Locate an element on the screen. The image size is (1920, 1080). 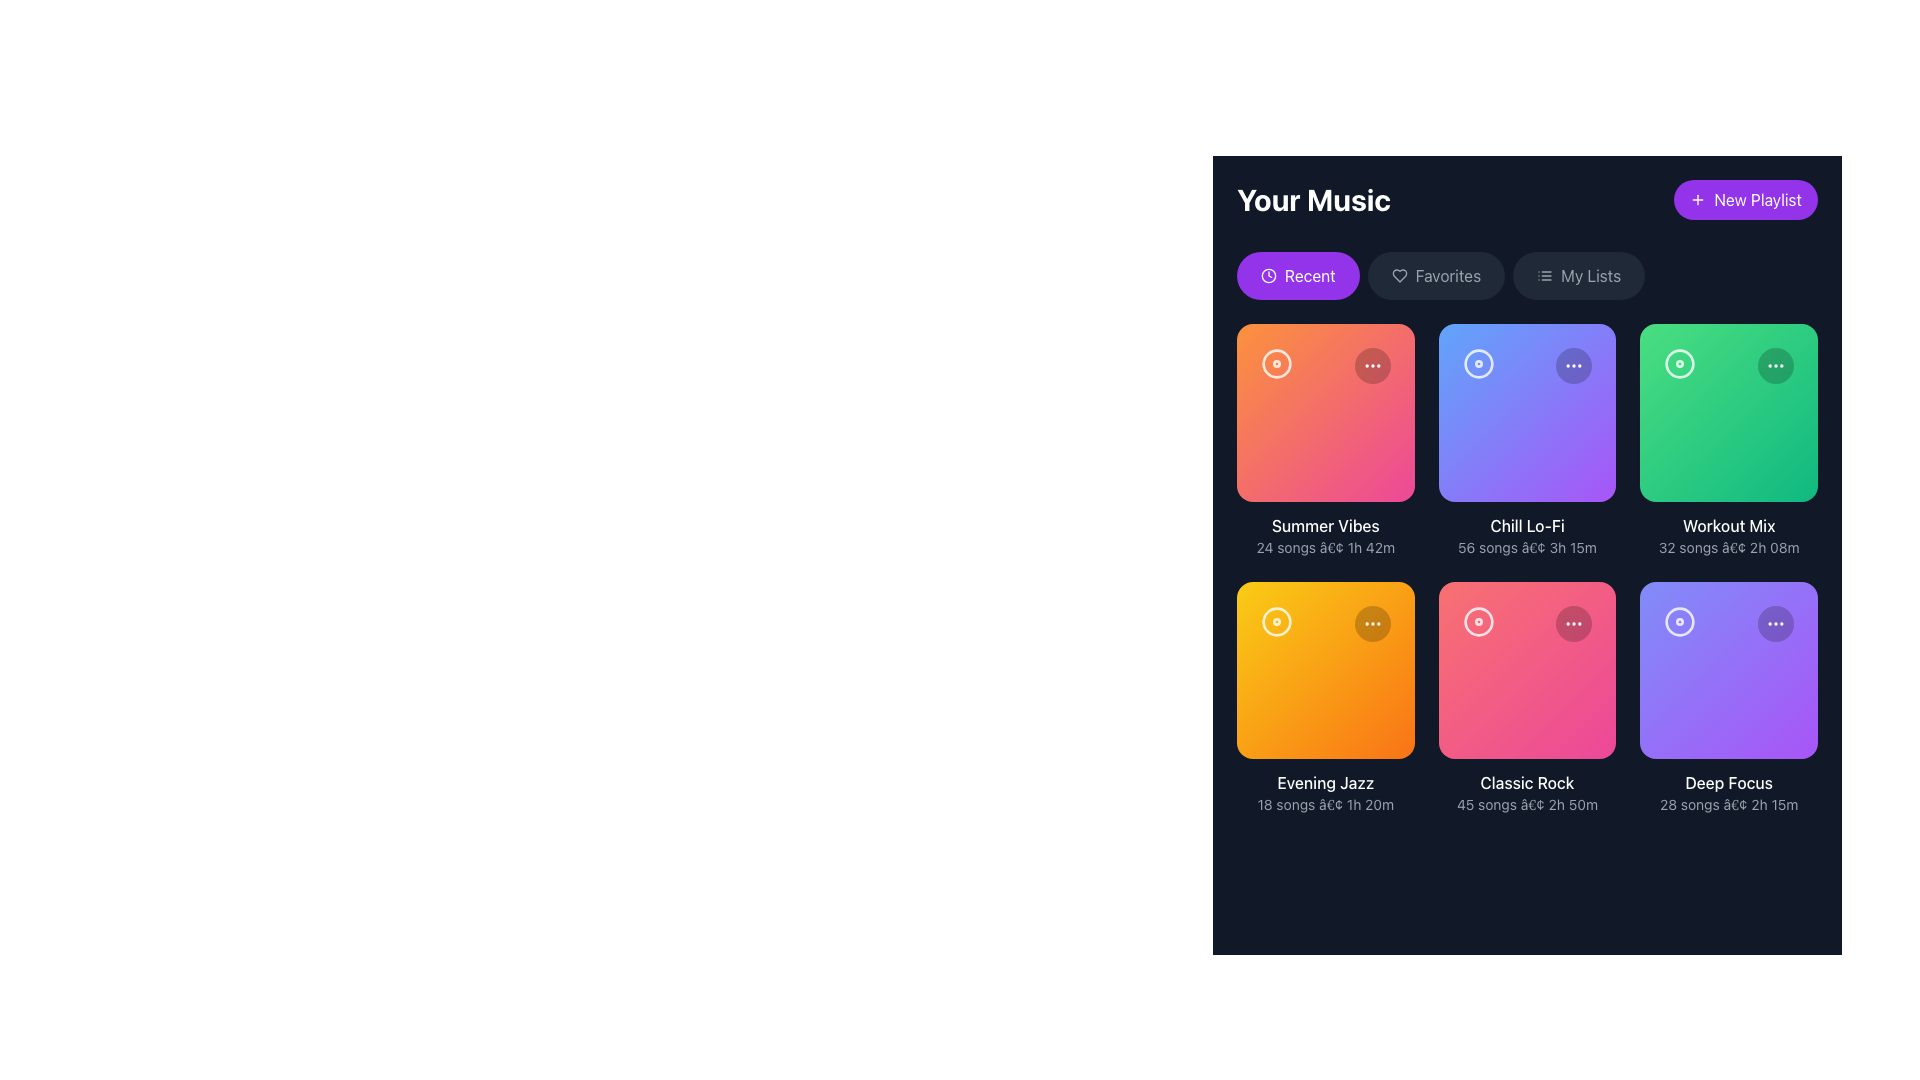
the circular icon with a white outline and transparent filling located is located at coordinates (1275, 620).